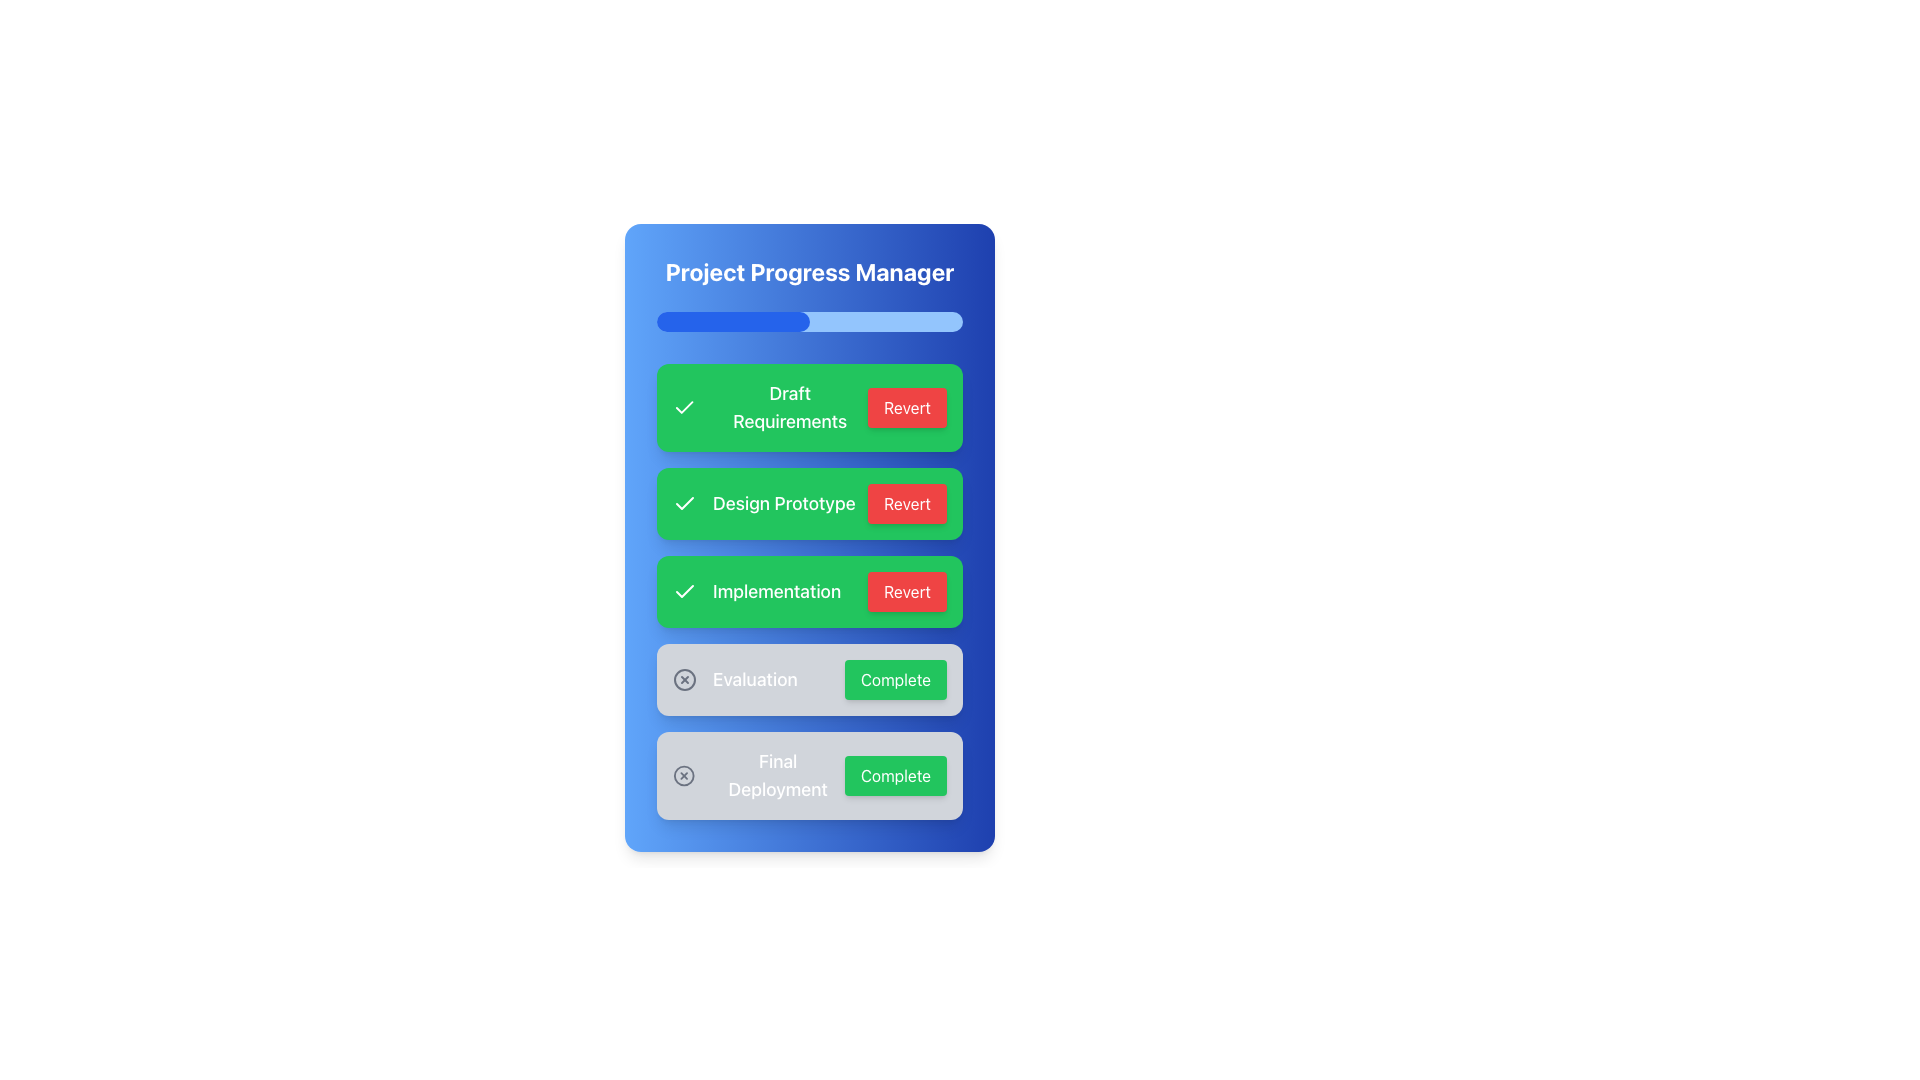 This screenshot has height=1080, width=1920. I want to click on the Progress Indicator, a horizontally elongated rectangle with rounded ends filled with deep blue color, located below the title 'Project Progress Manager', so click(732, 320).